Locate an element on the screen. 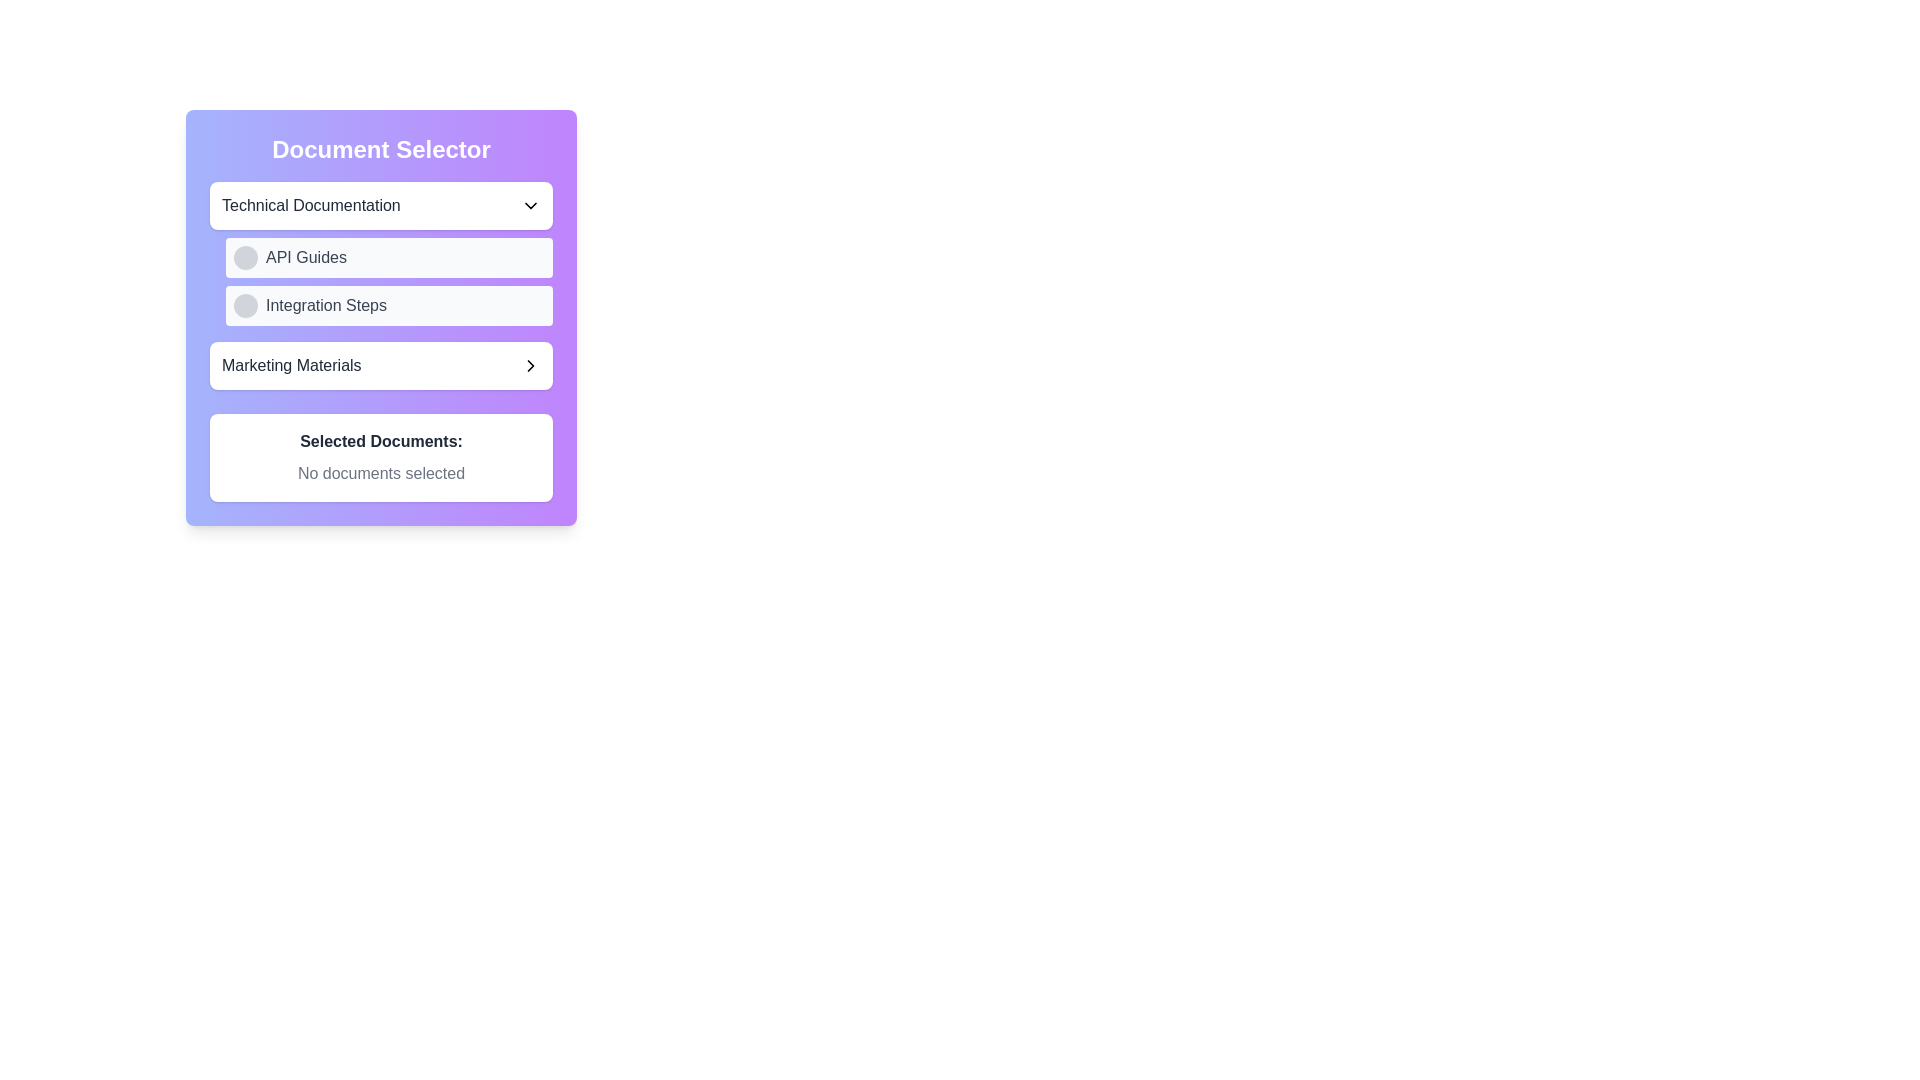  text from the 'Marketing Materials' label located in the third interactive box of the 'Document Selector' panel is located at coordinates (290, 366).